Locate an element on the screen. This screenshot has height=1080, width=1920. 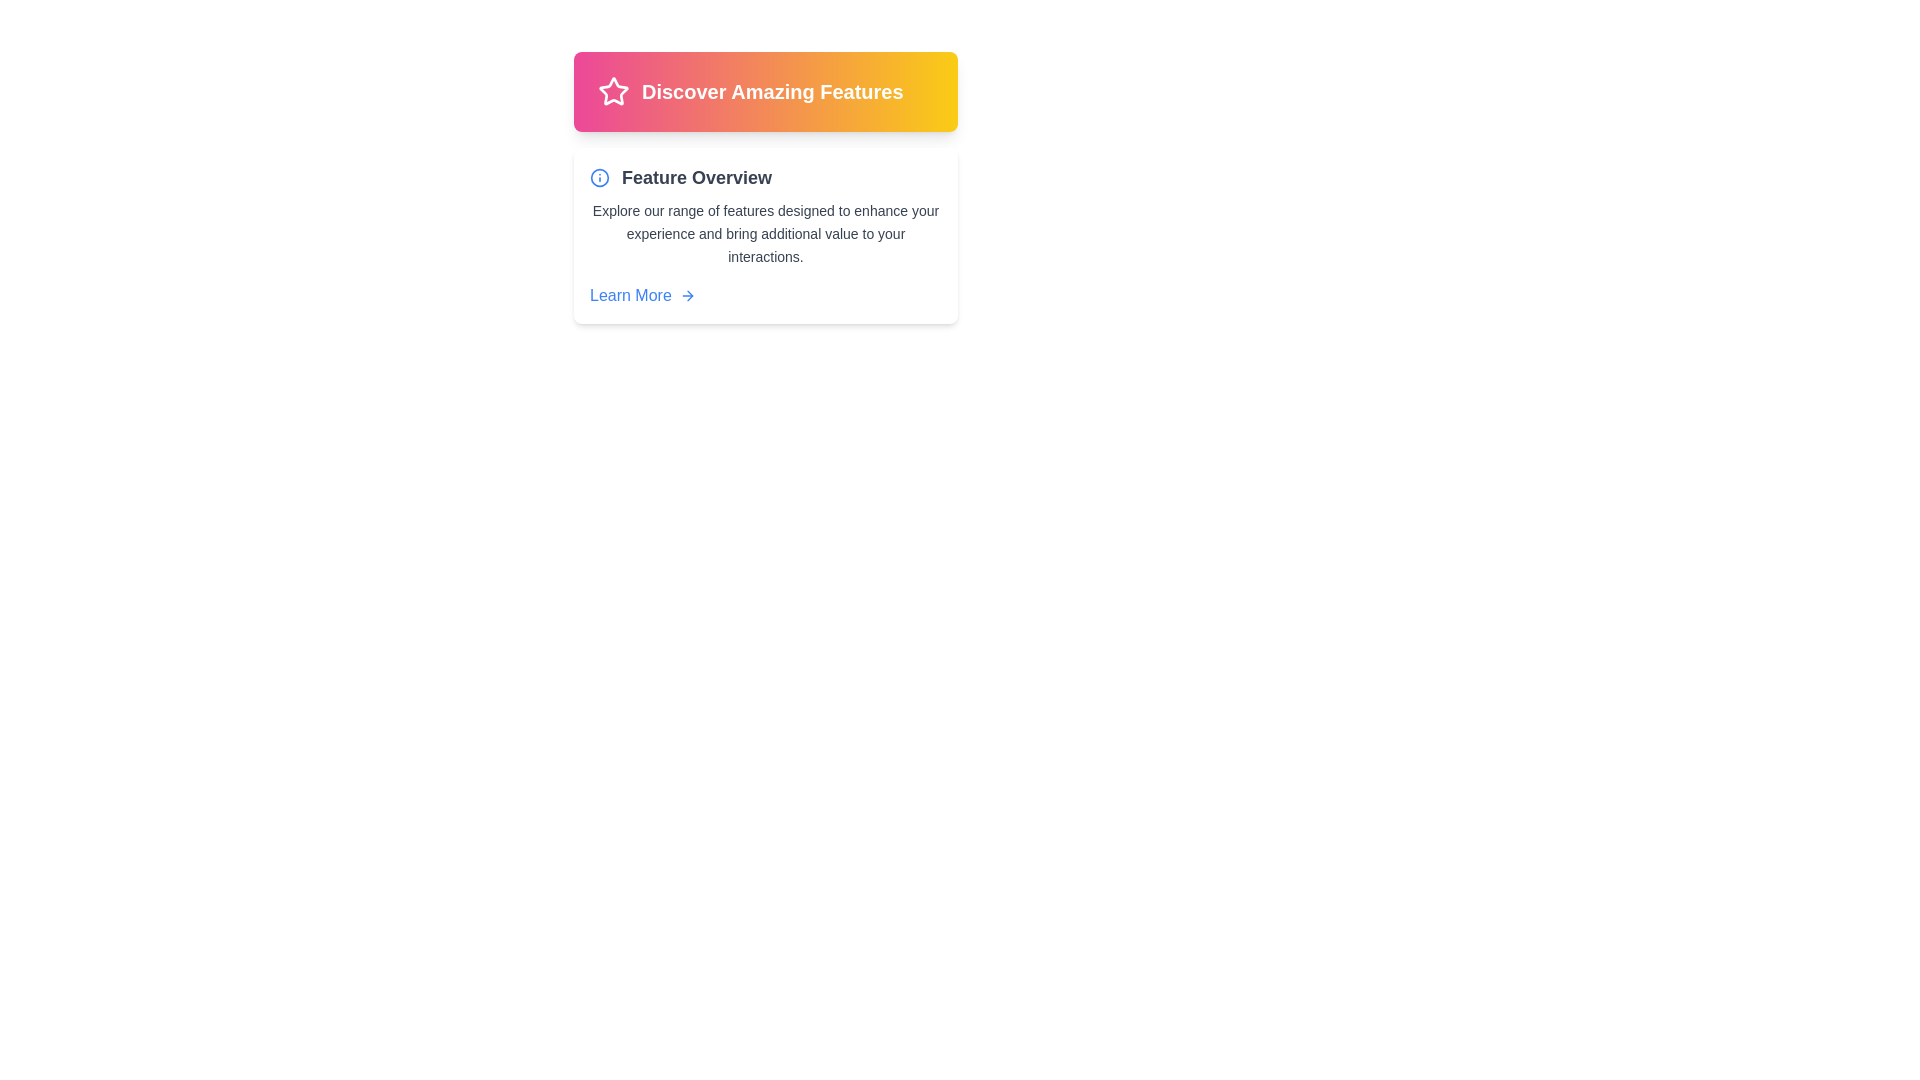
the star-shaped icon with a pink fill located in the upper left corner of the colorful banner that reads 'Discover Amazing Features' is located at coordinates (613, 91).